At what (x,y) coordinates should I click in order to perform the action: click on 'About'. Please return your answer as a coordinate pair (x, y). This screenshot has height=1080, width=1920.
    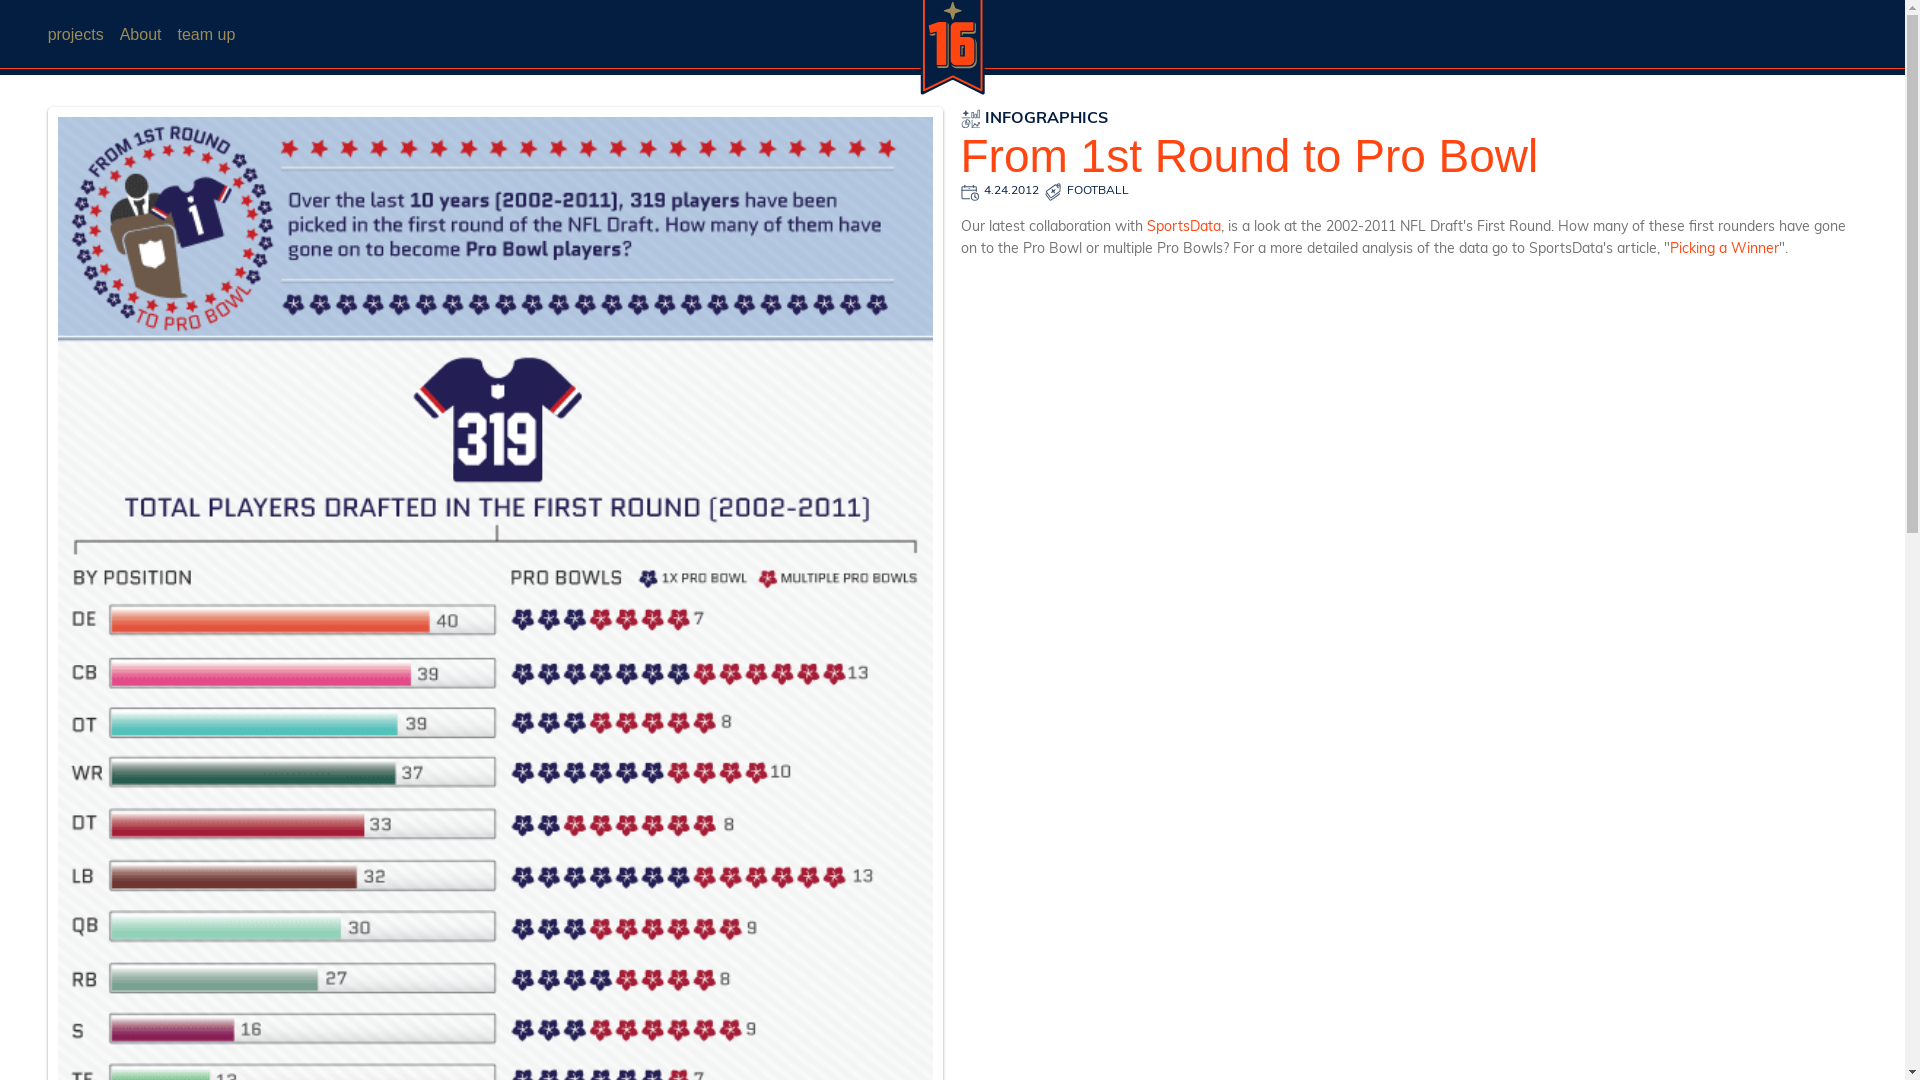
    Looking at the image, I should click on (147, 34).